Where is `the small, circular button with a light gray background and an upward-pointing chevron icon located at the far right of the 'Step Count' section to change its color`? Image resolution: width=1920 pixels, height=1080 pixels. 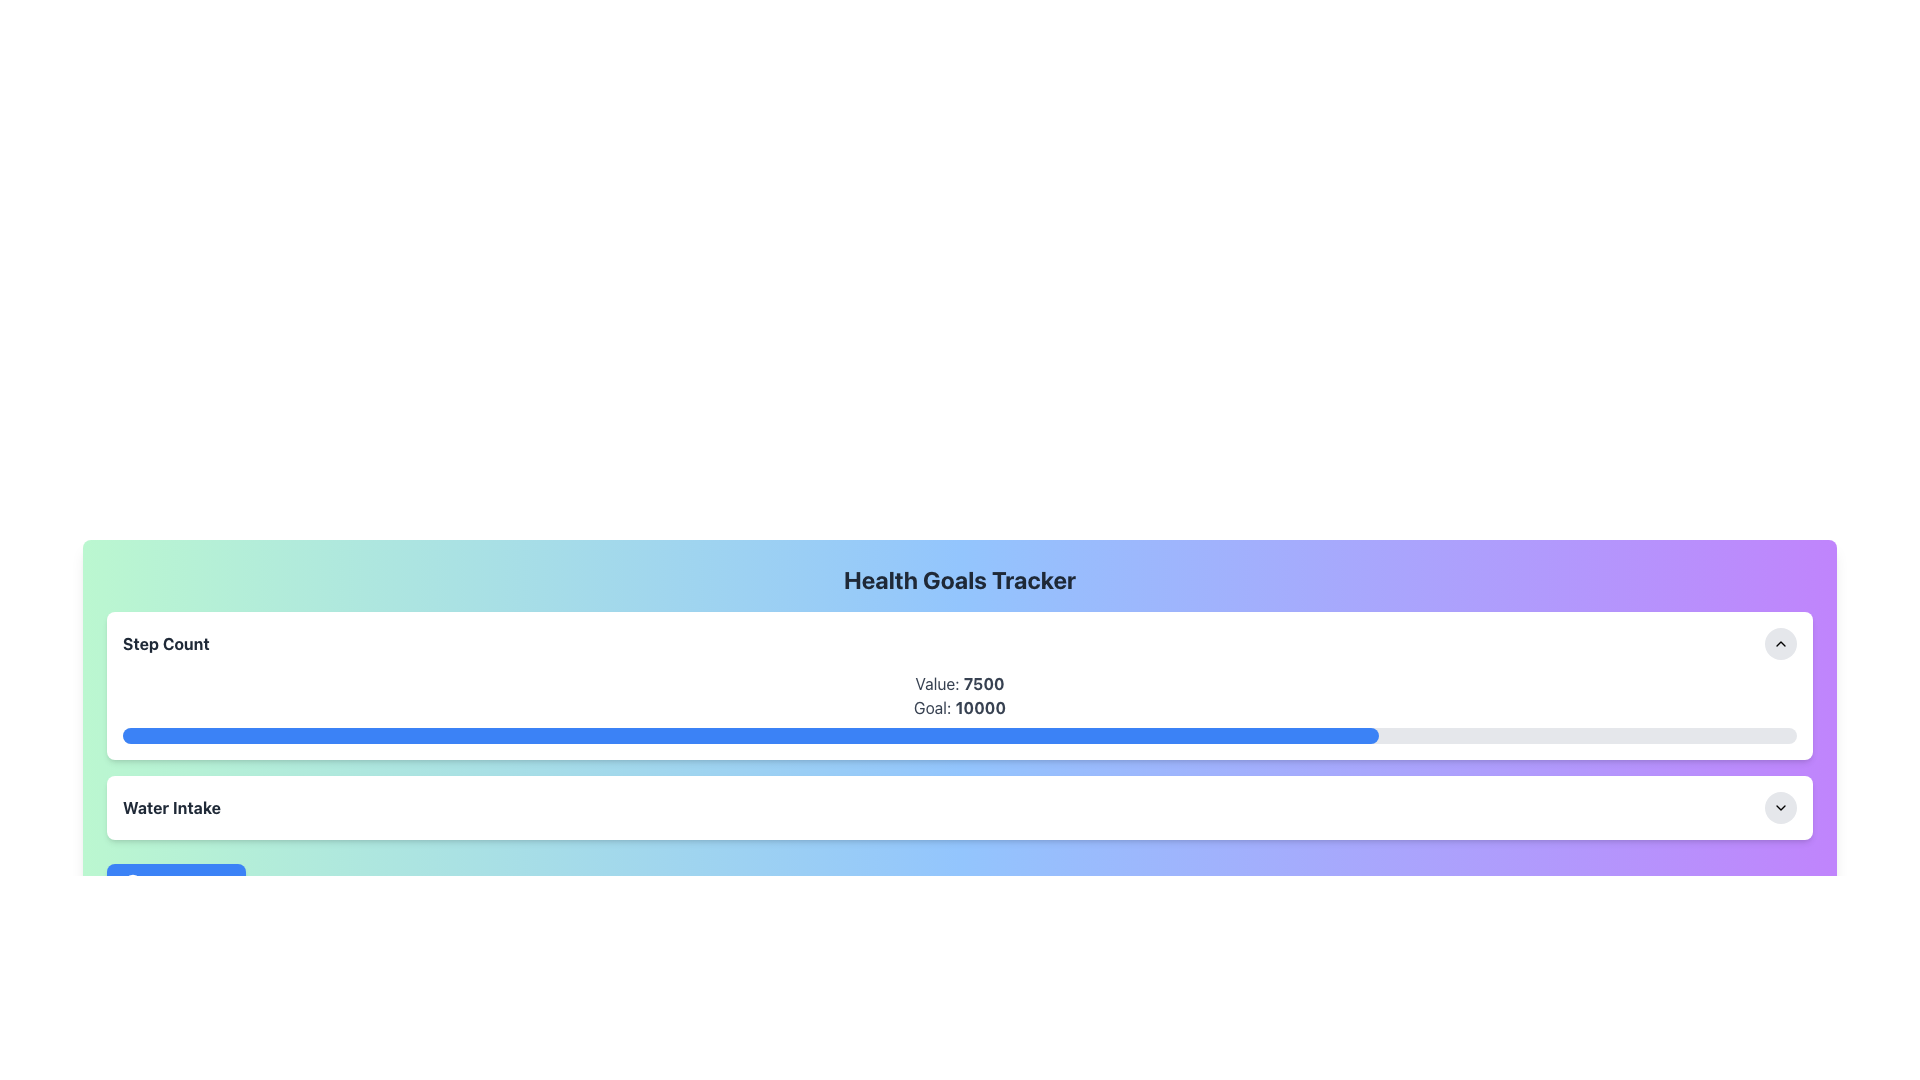 the small, circular button with a light gray background and an upward-pointing chevron icon located at the far right of the 'Step Count' section to change its color is located at coordinates (1780, 644).